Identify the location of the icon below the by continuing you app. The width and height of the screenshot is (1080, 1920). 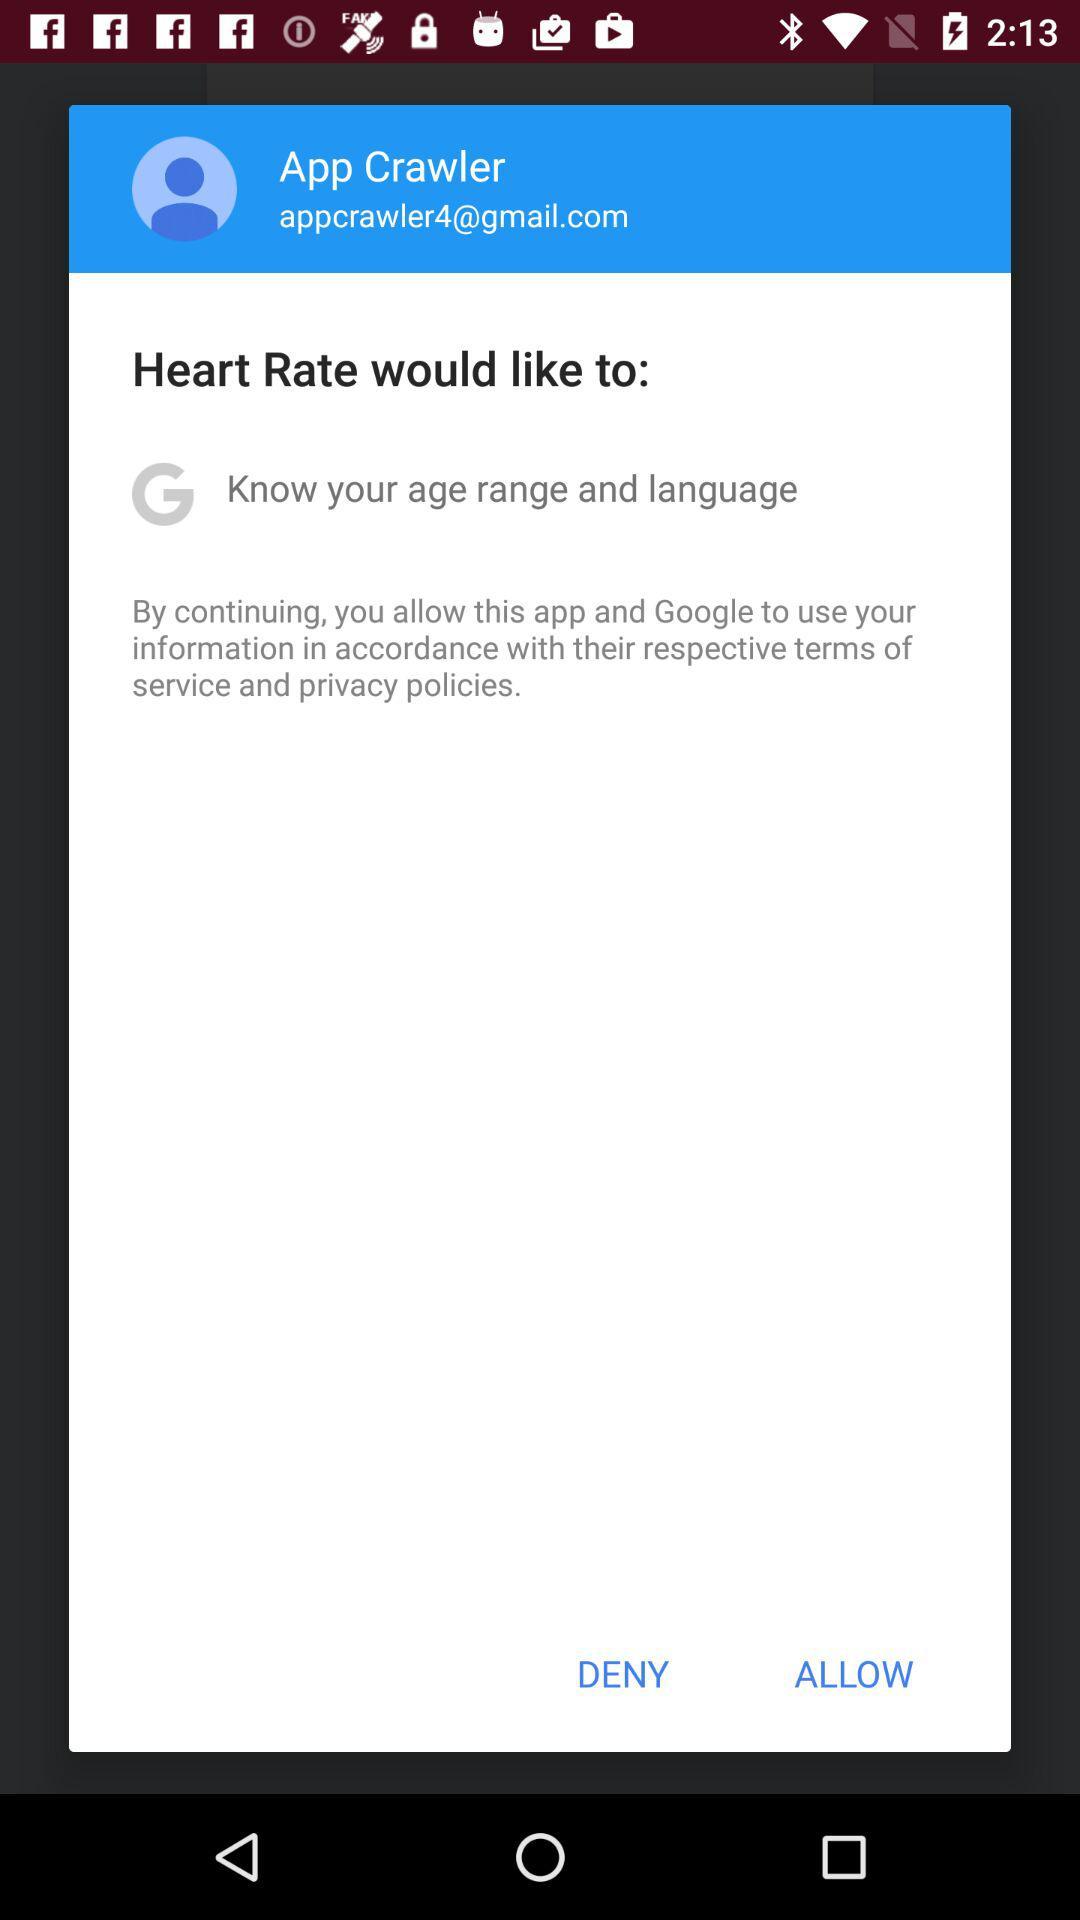
(621, 1673).